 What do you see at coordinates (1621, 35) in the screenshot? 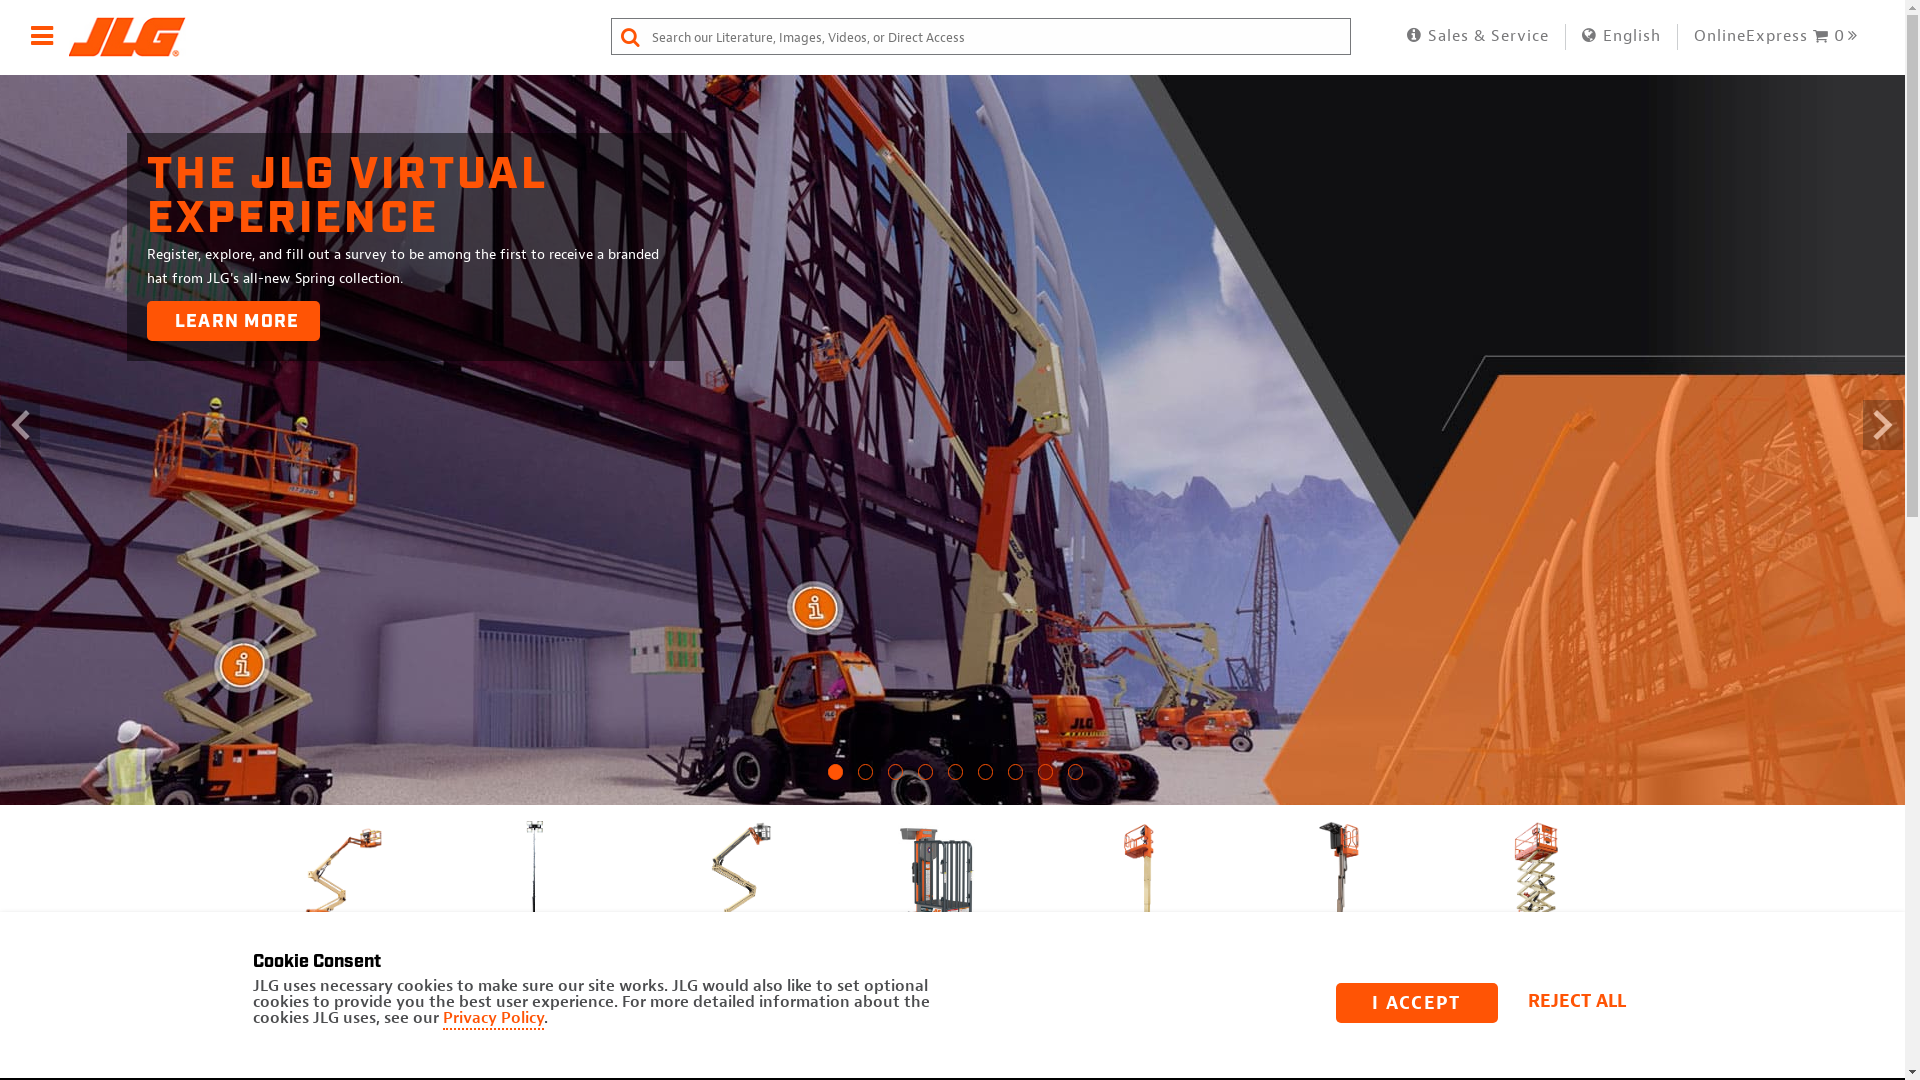
I see `'English'` at bounding box center [1621, 35].